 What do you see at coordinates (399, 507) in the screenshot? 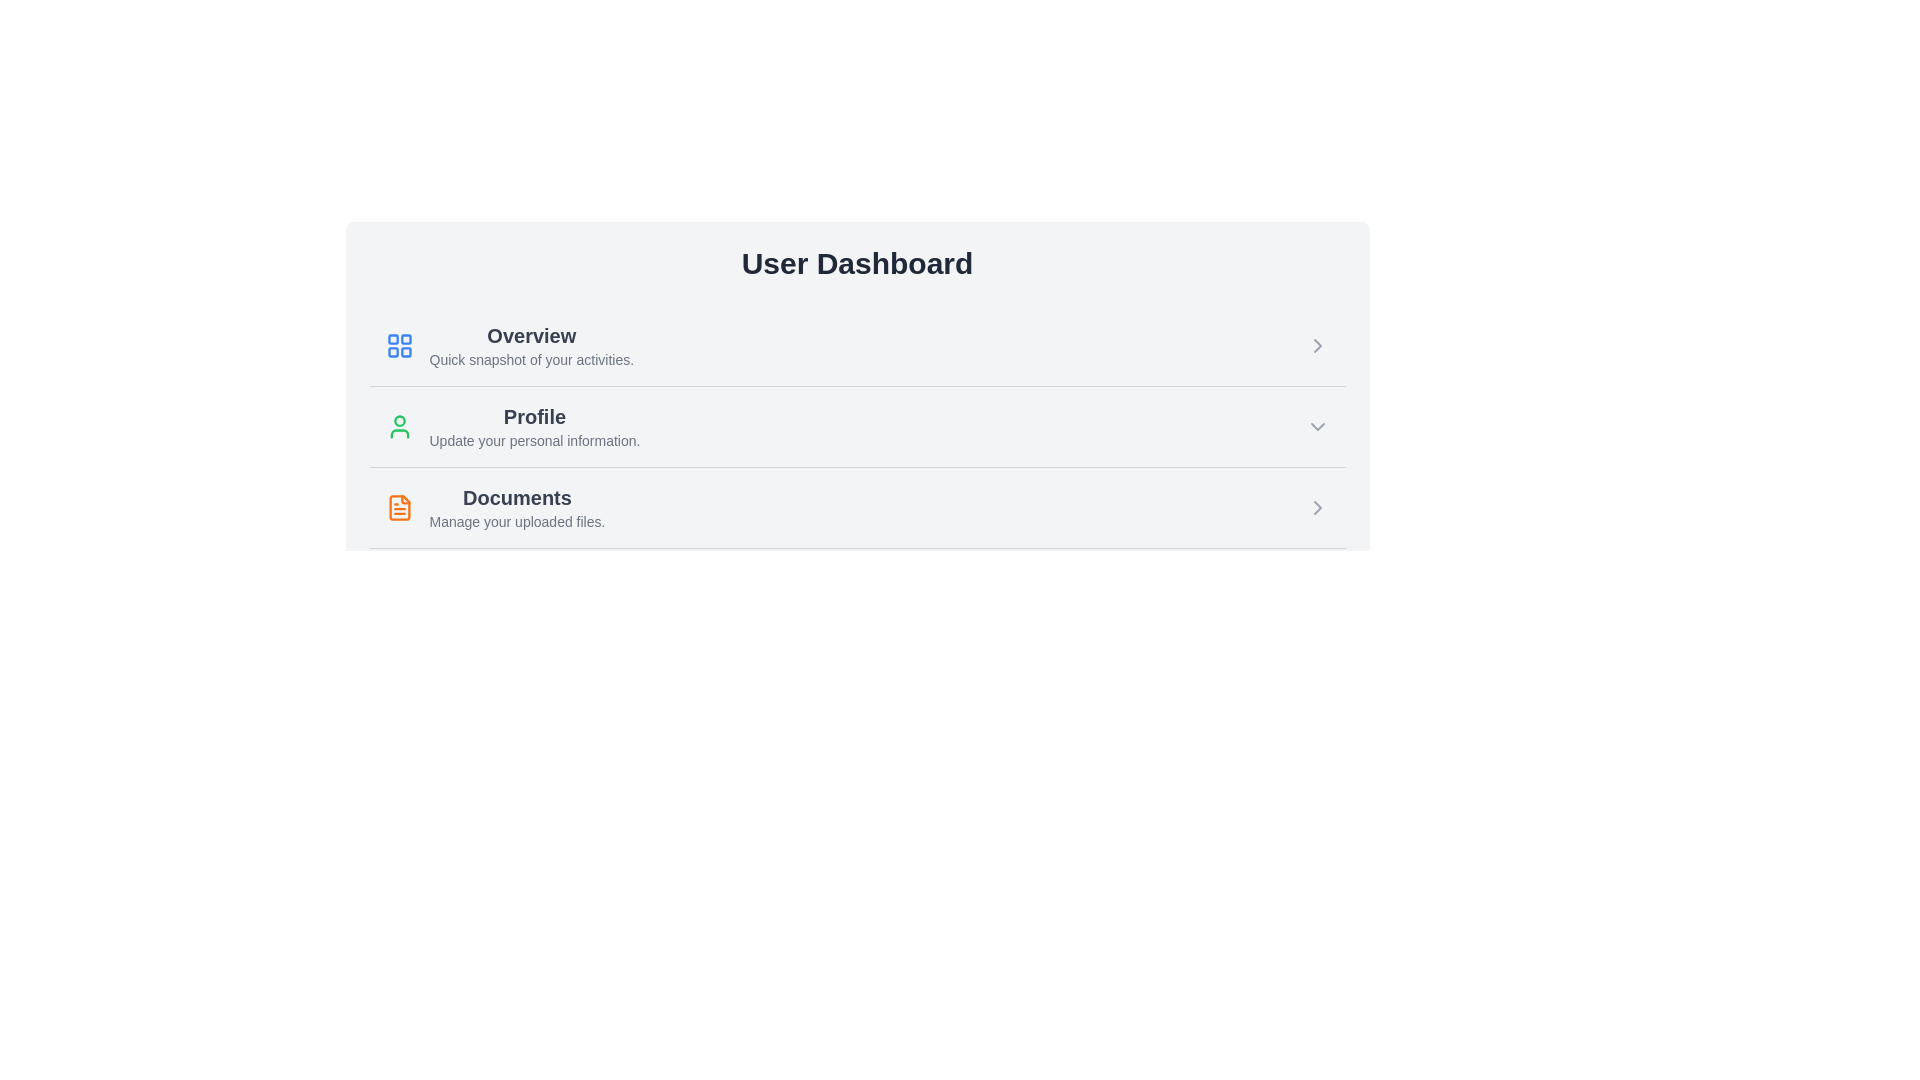
I see `the orange document icon that is located to the left of the 'Documents' label, which is the third icon from the top in a vertical list` at bounding box center [399, 507].